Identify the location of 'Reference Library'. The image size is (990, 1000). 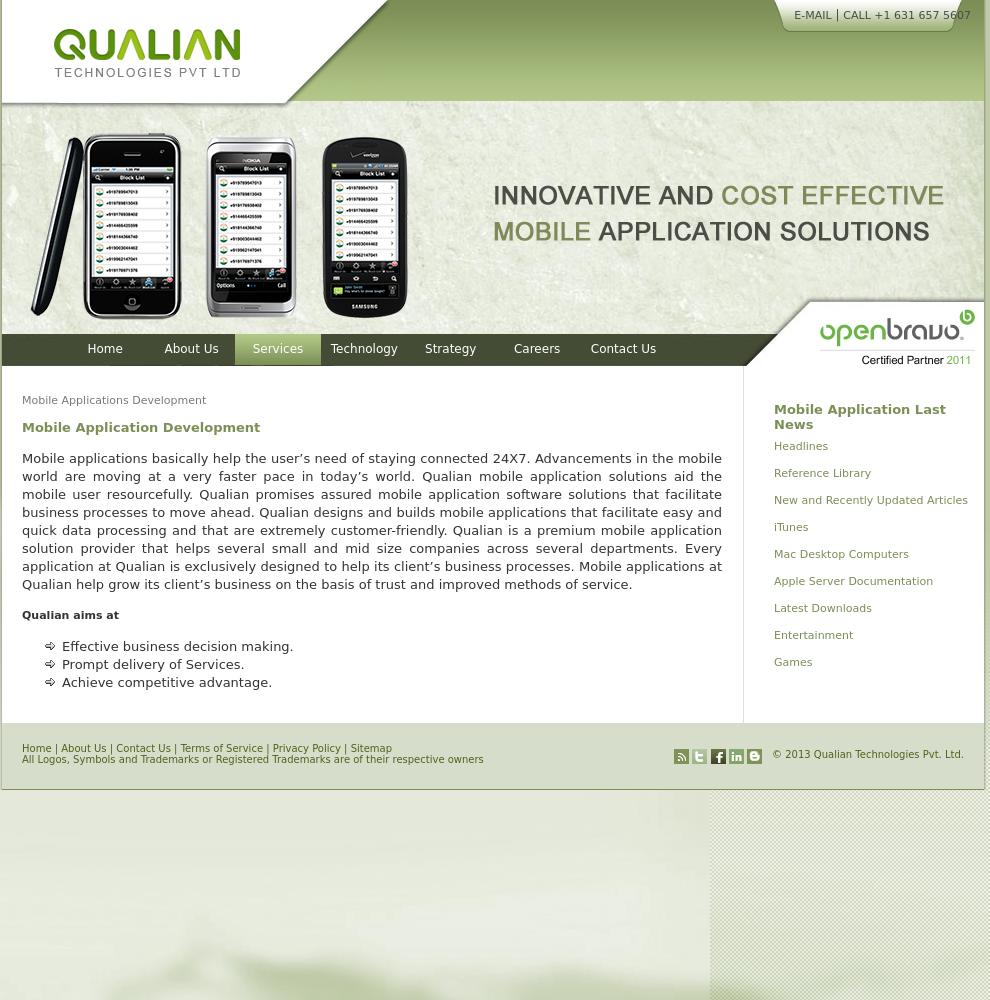
(821, 472).